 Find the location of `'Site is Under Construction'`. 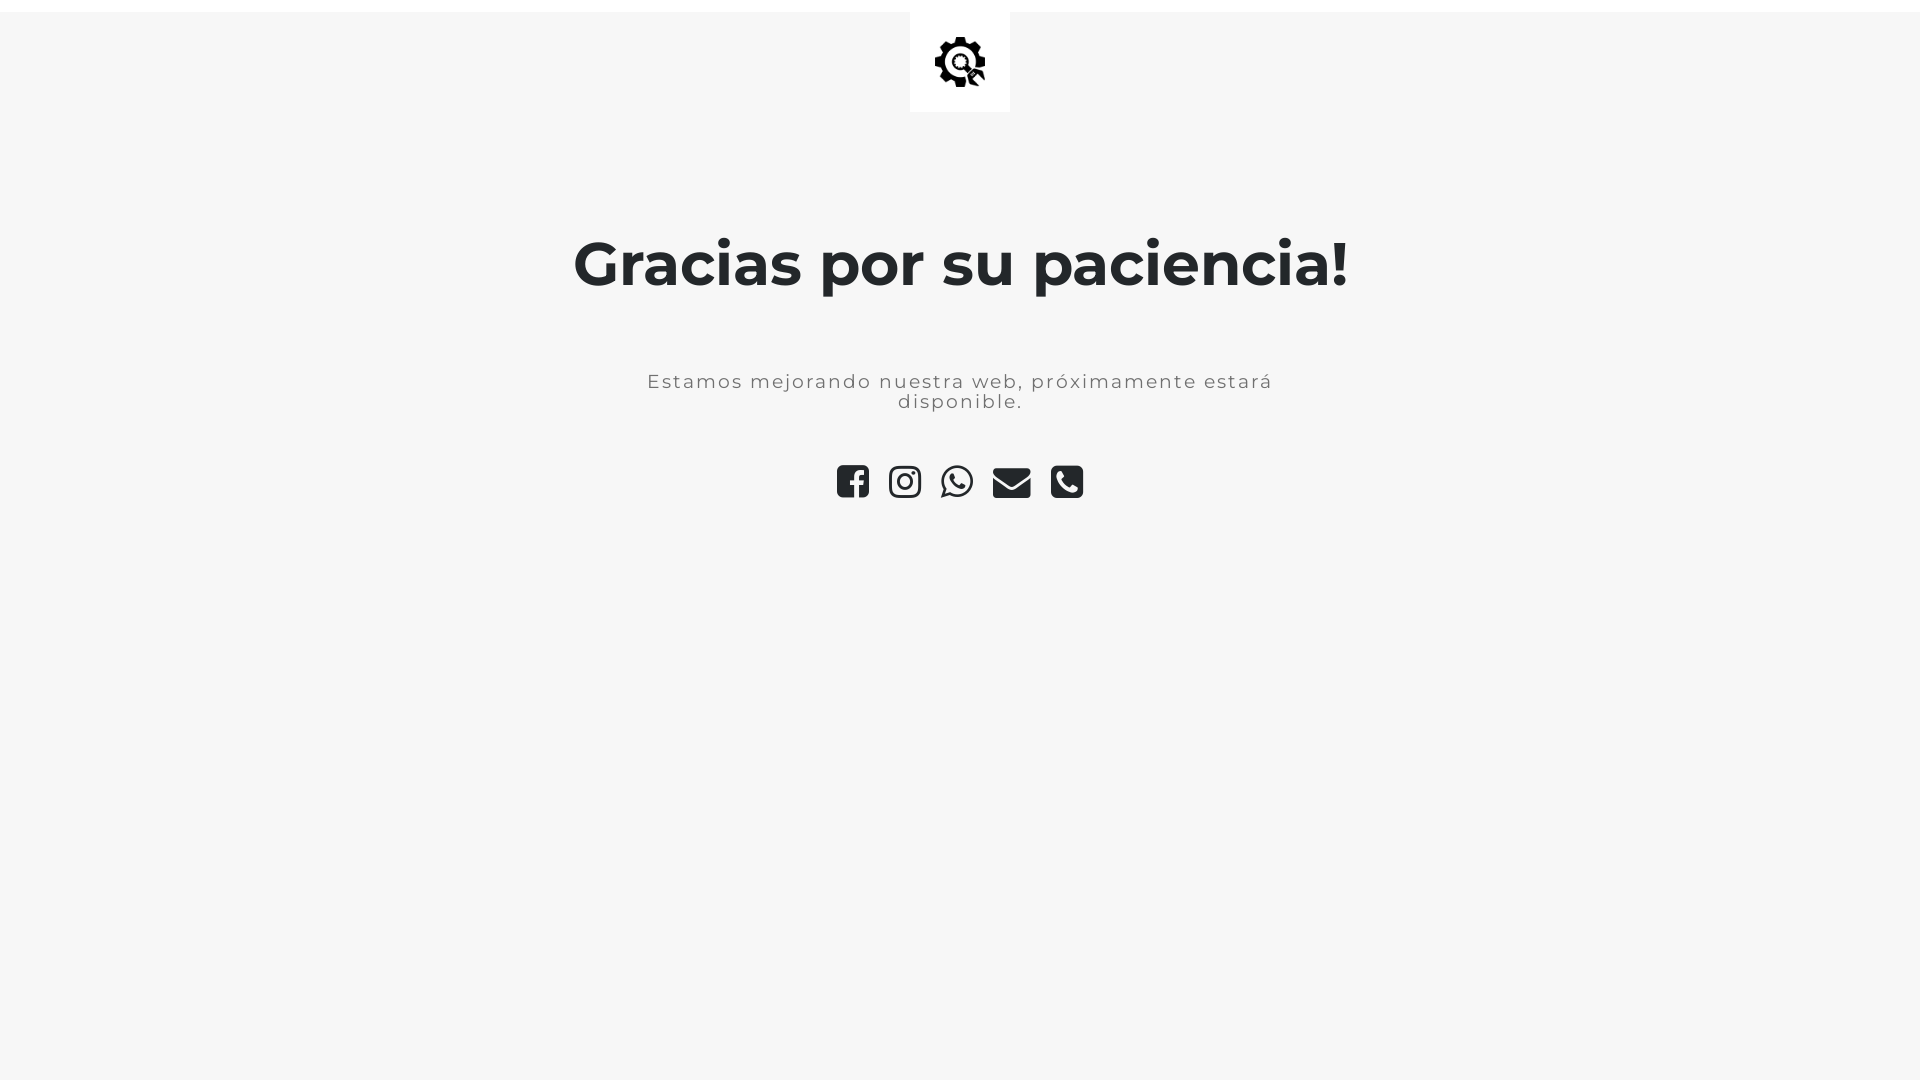

'Site is Under Construction' is located at coordinates (960, 60).